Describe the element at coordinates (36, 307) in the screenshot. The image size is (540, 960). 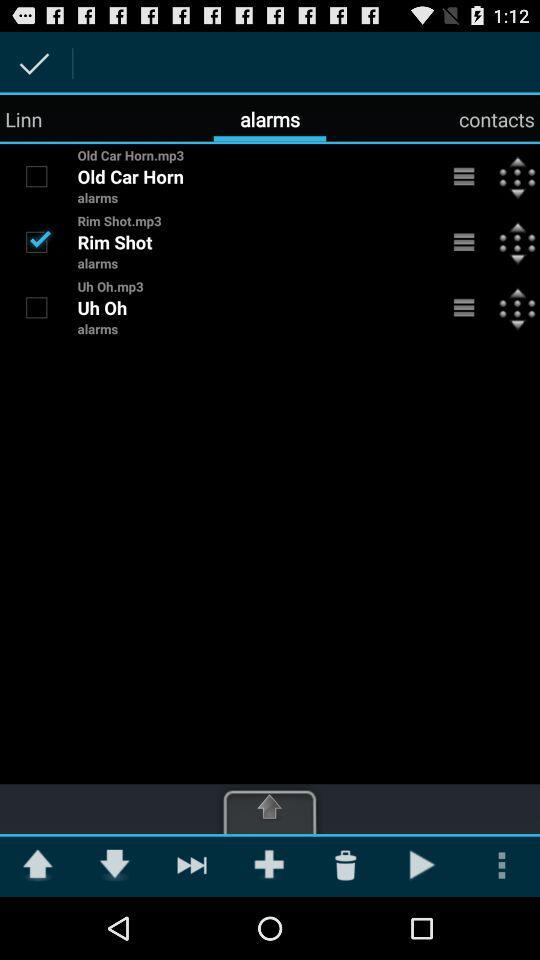
I see `turn uh oh alarm` at that location.